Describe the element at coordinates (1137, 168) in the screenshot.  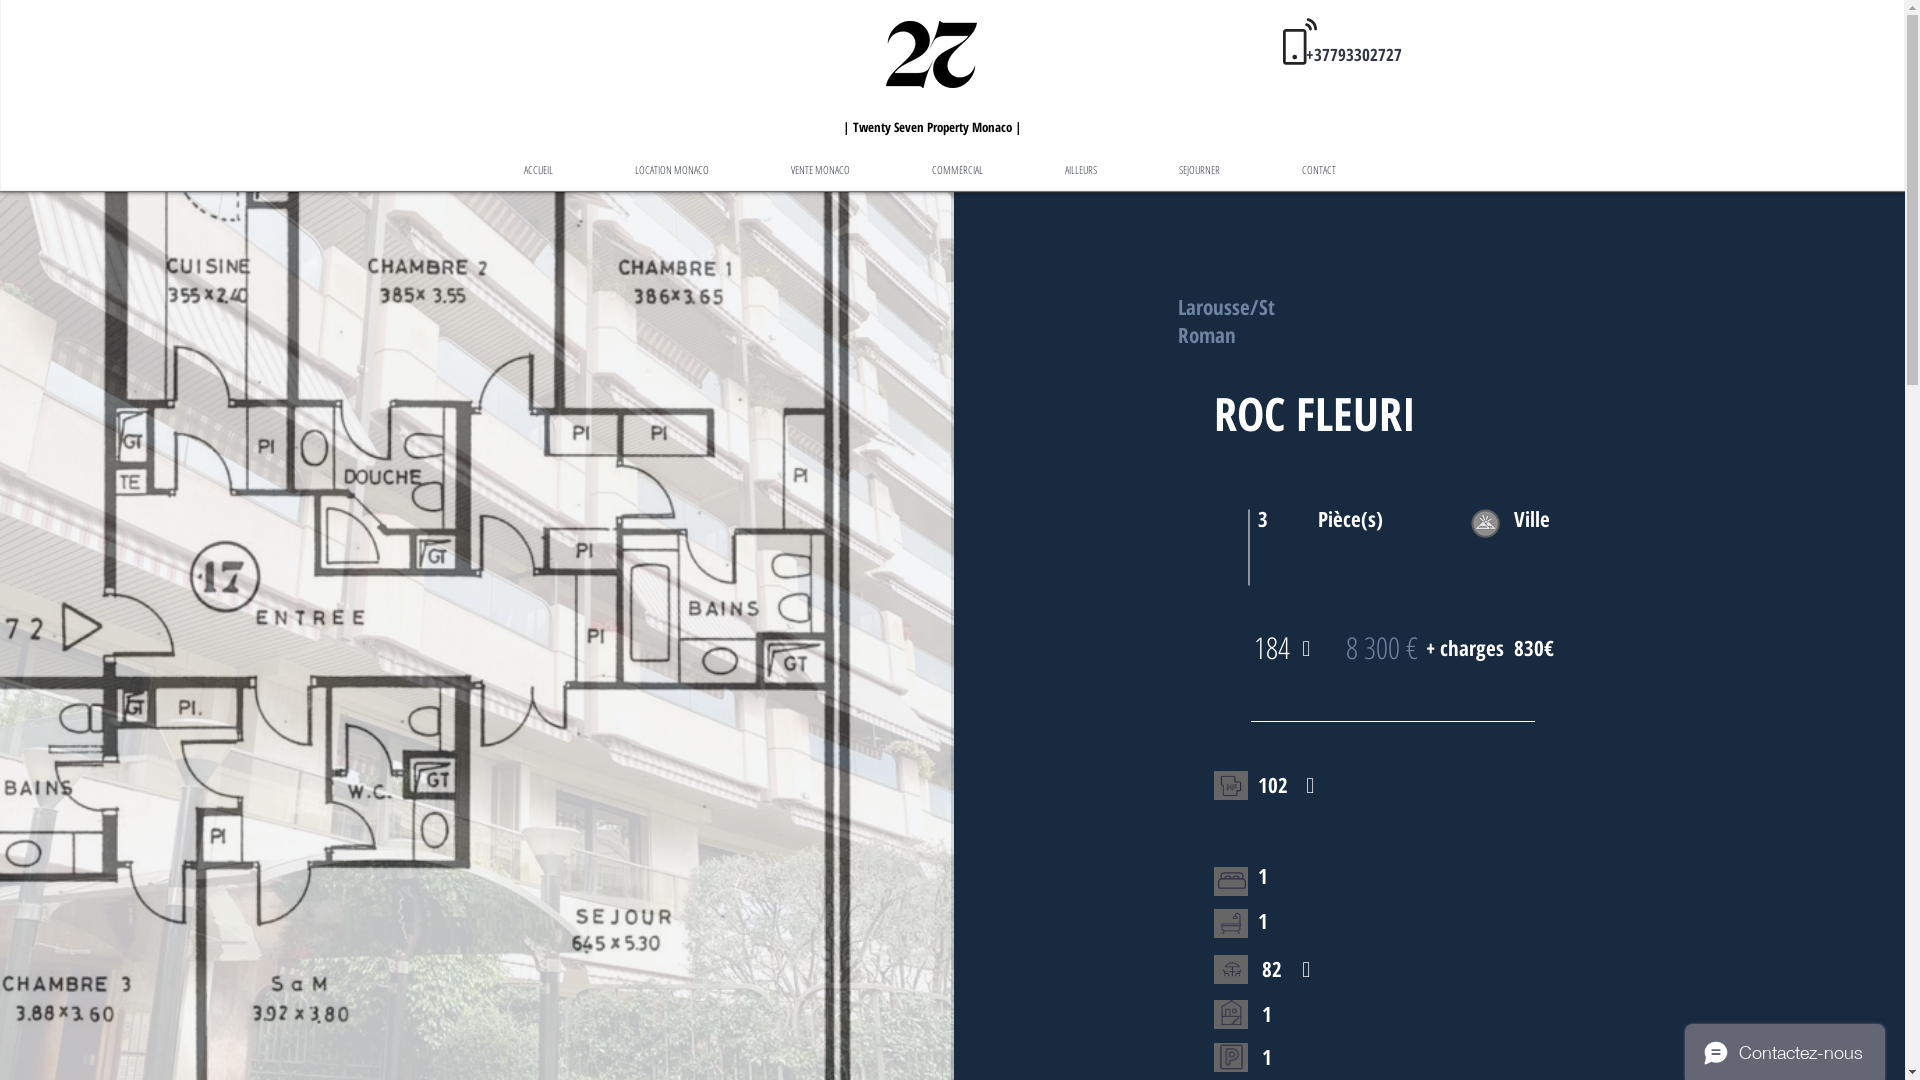
I see `'SEJOURNER'` at that location.